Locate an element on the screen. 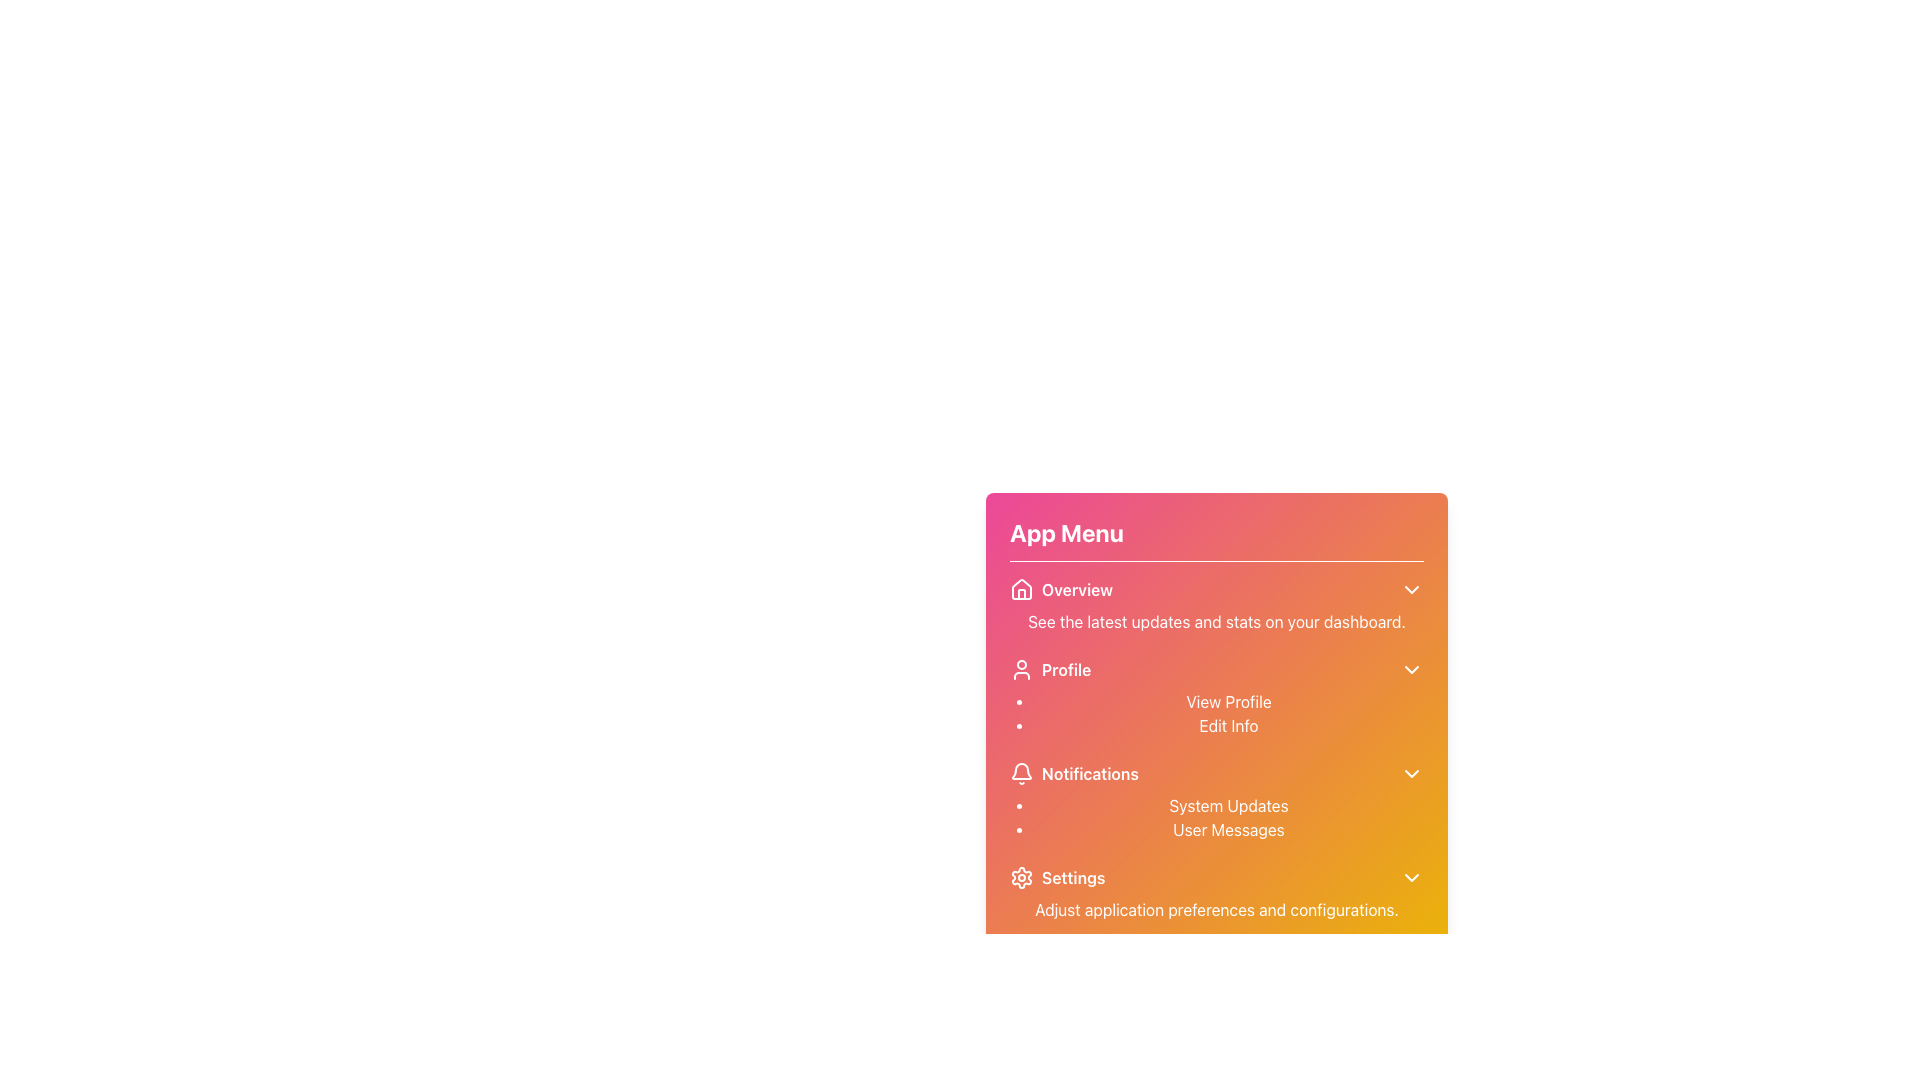  the downward-facing chevron icon button located to the far right of the 'Settings' item in the application menu is located at coordinates (1410, 877).